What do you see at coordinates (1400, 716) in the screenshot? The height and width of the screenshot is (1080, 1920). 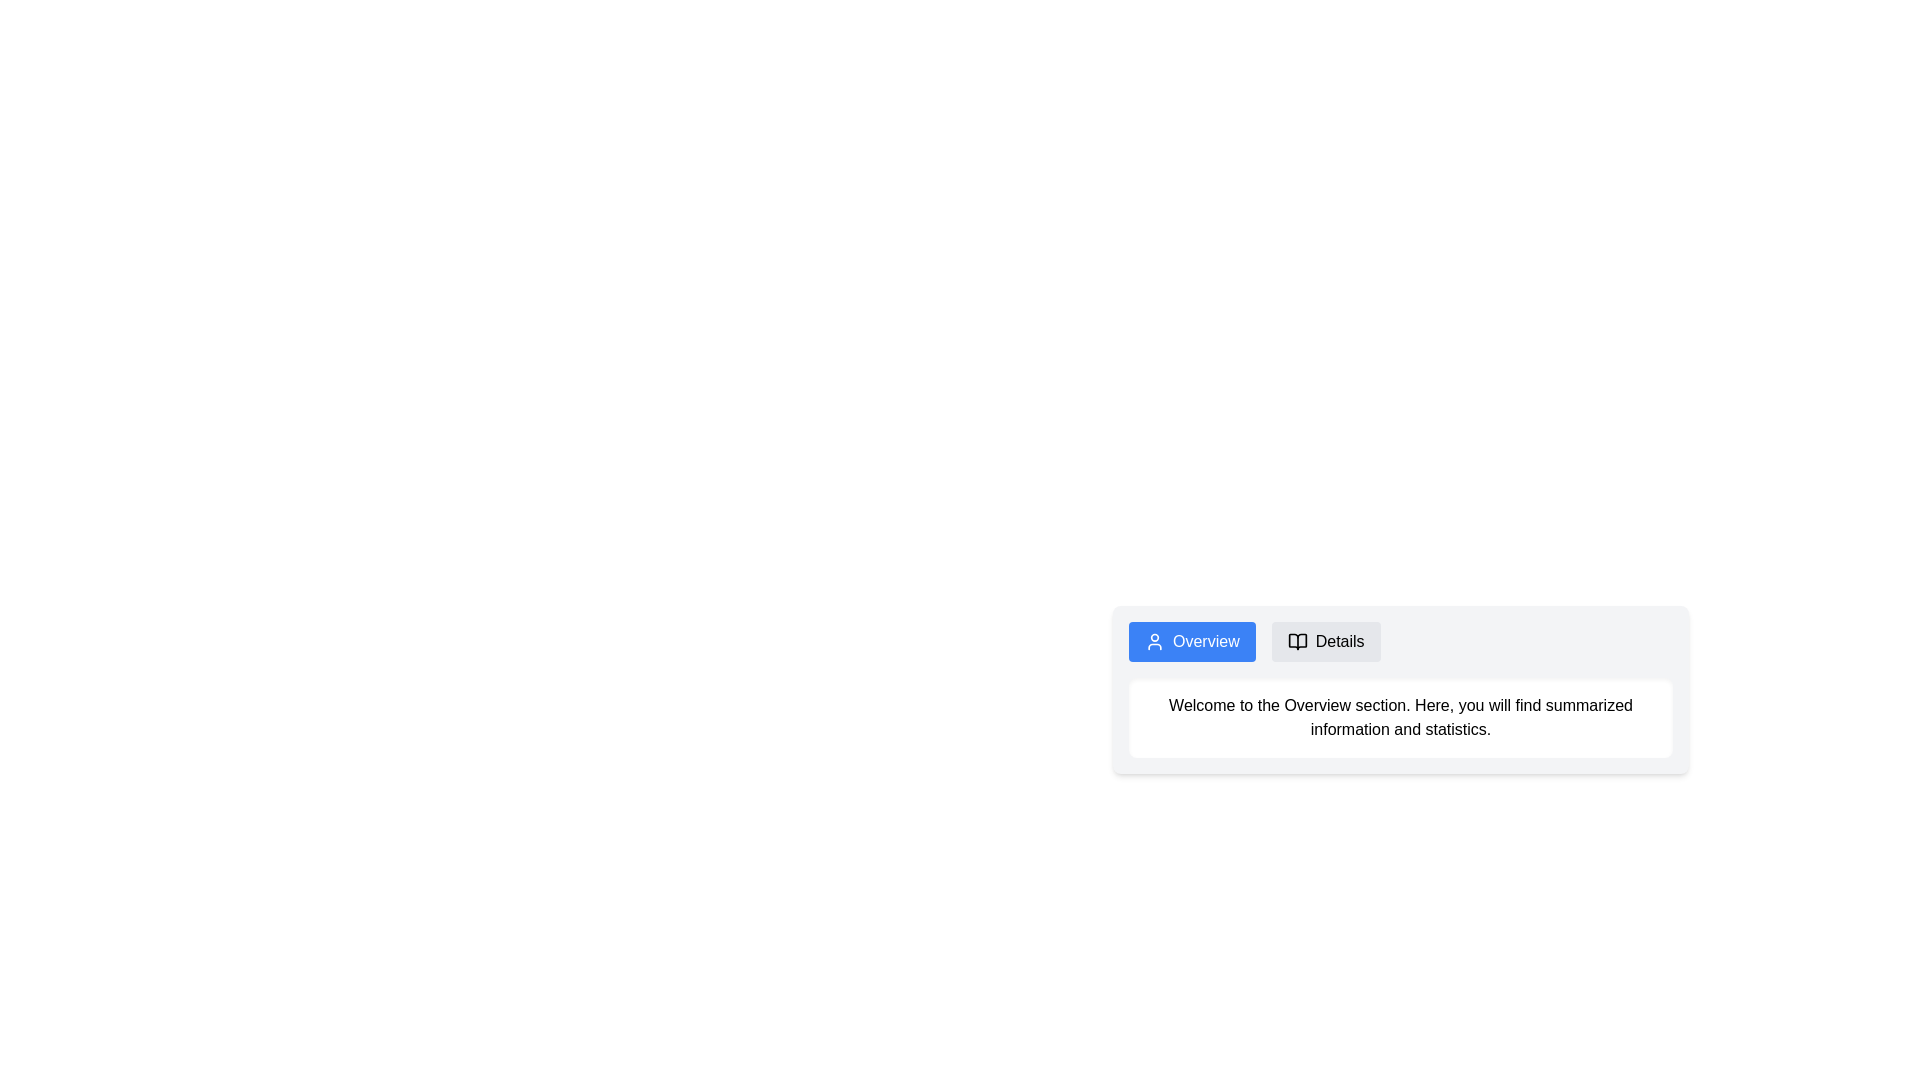 I see `the Text block element that contains the sentence 'Welcome to the Overview section. Here, you will find summarized information and statistics.'` at bounding box center [1400, 716].